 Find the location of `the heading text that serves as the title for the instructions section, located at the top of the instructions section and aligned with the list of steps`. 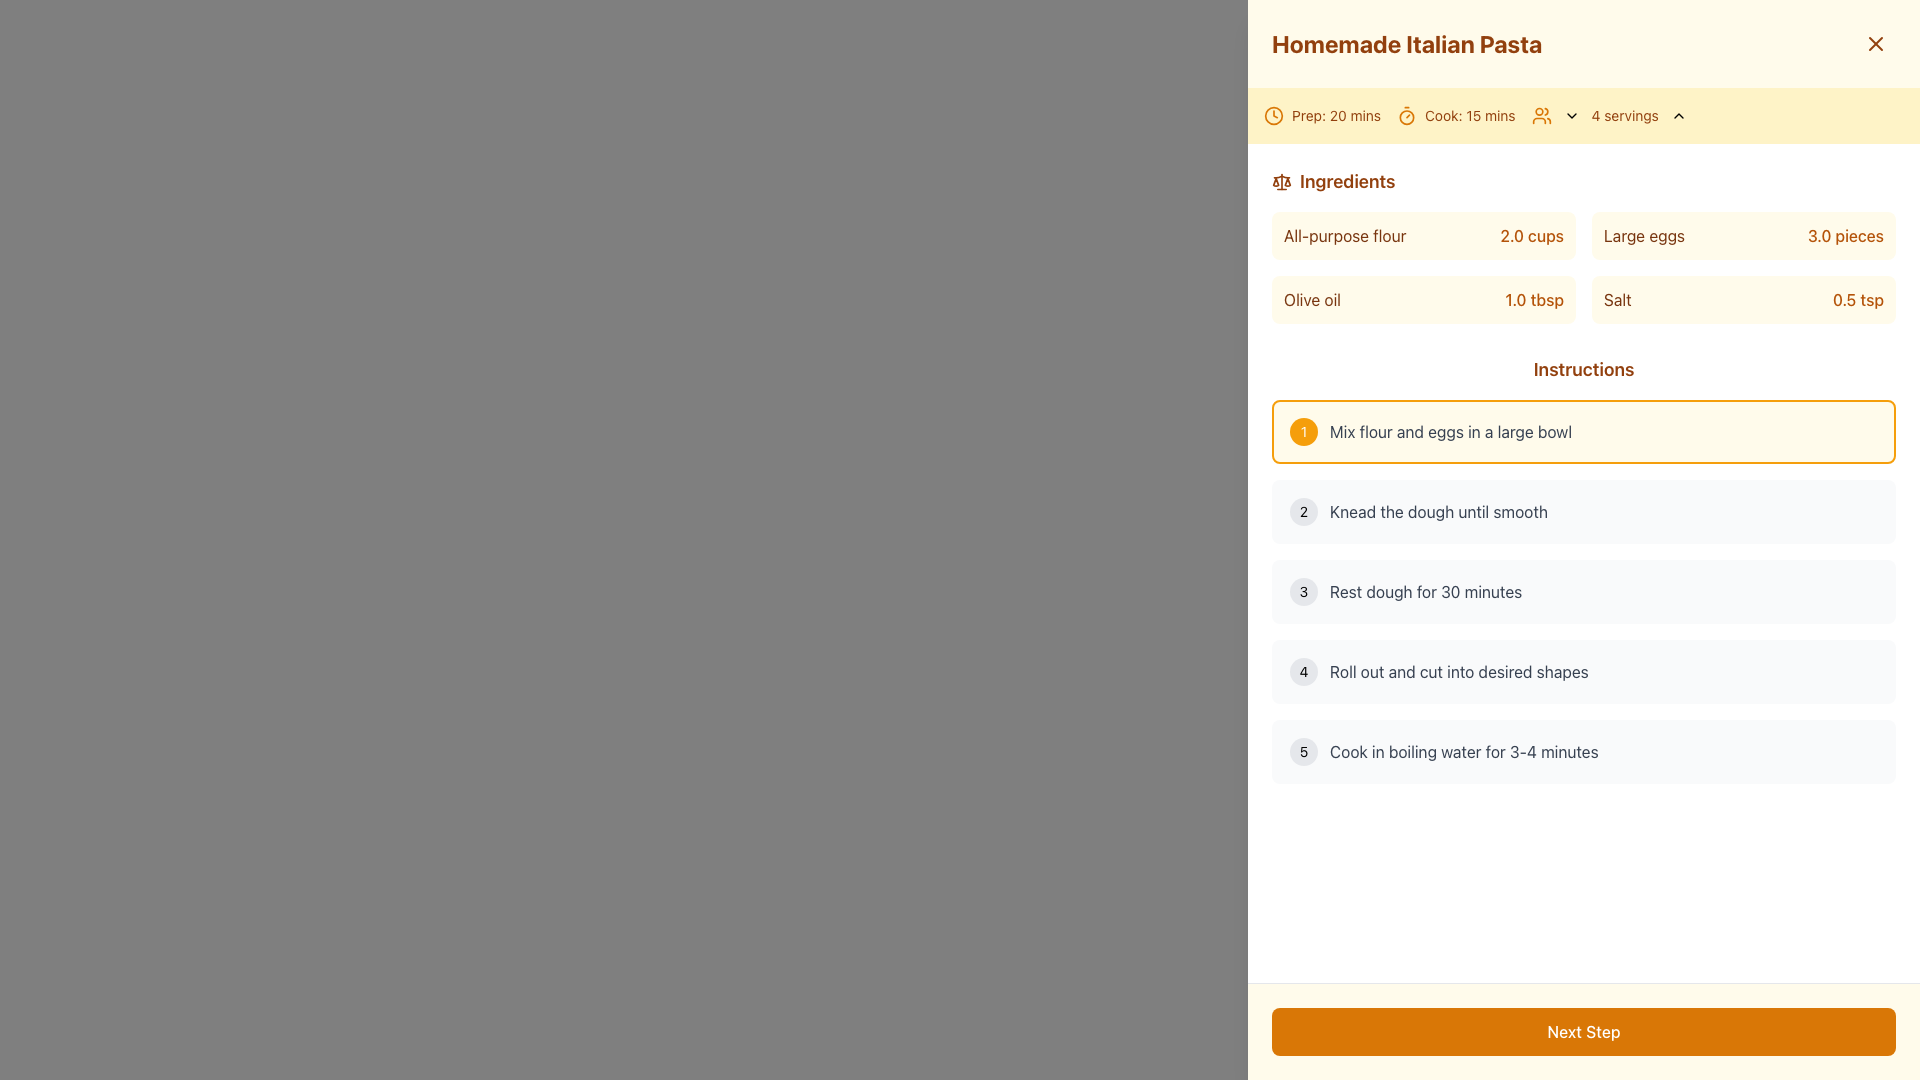

the heading text that serves as the title for the instructions section, located at the top of the instructions section and aligned with the list of steps is located at coordinates (1583, 370).